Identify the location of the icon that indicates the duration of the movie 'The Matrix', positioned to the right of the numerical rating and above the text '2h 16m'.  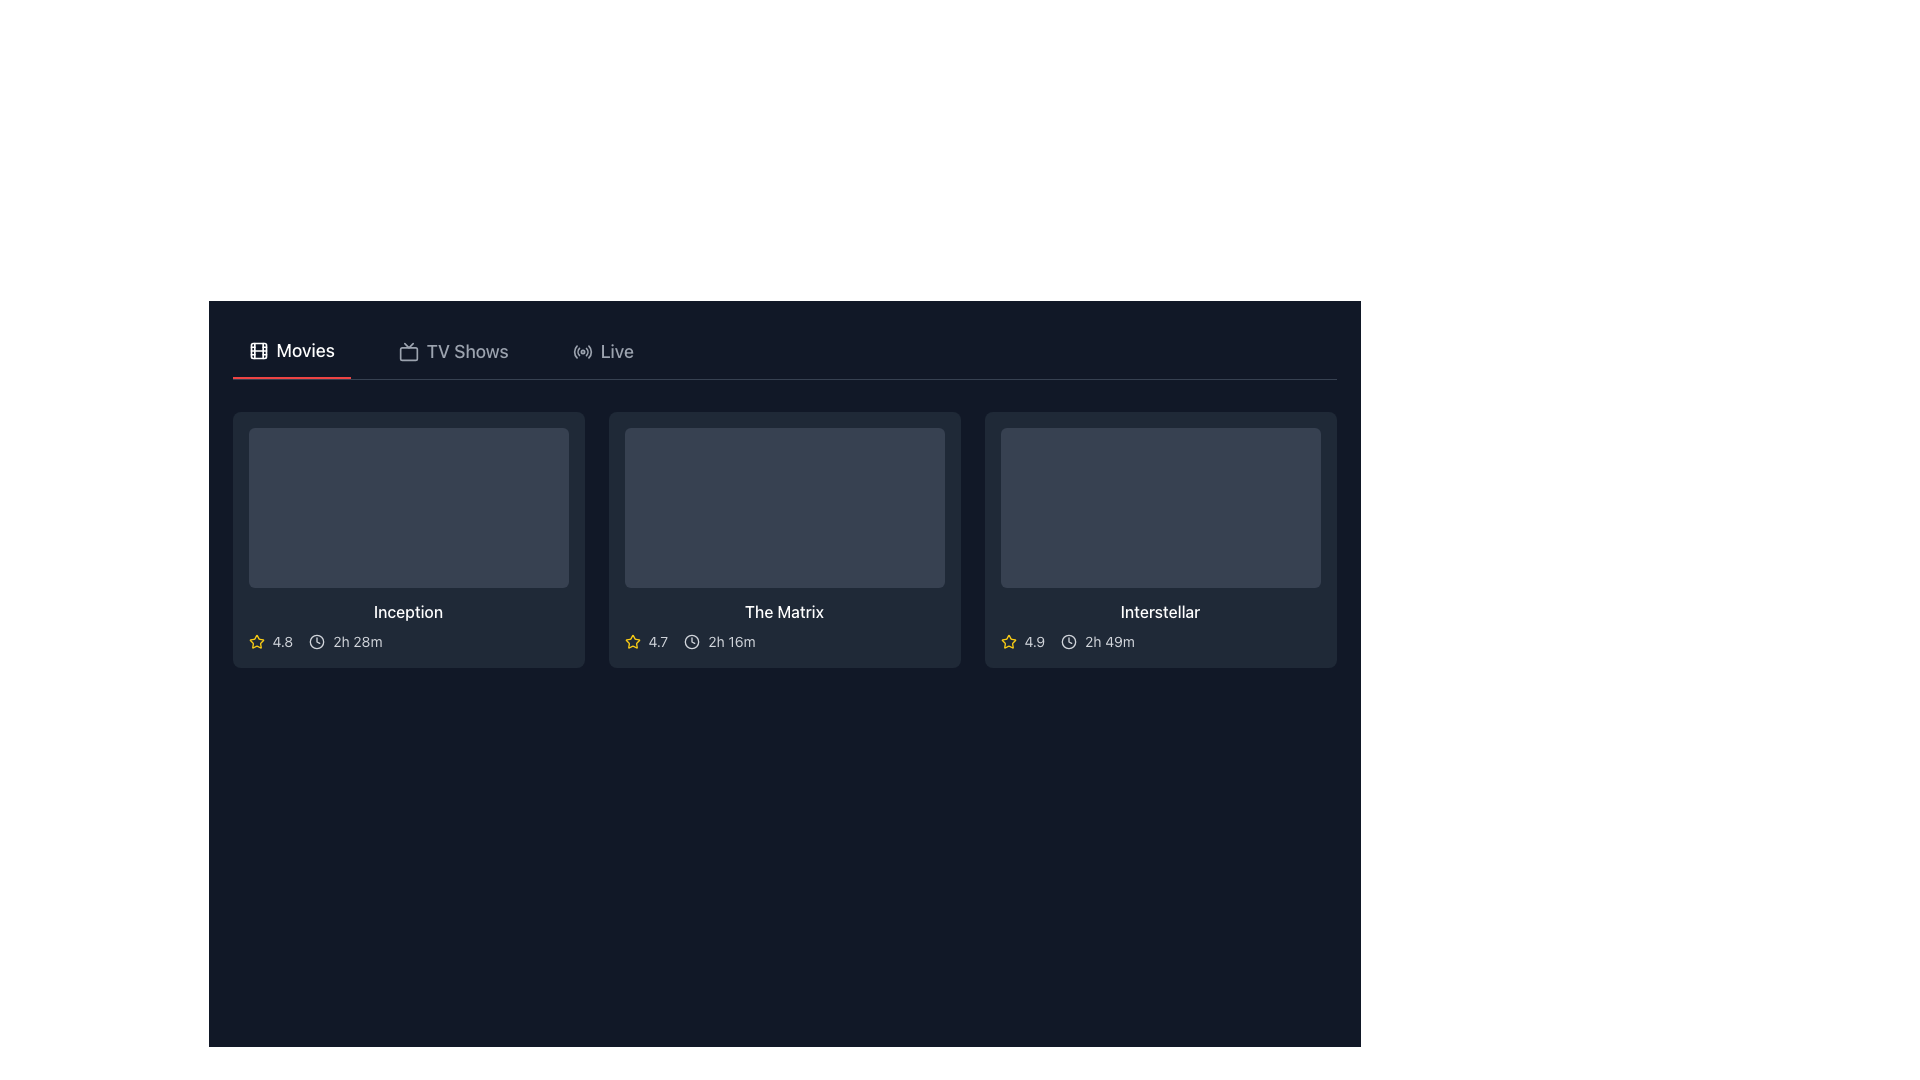
(692, 641).